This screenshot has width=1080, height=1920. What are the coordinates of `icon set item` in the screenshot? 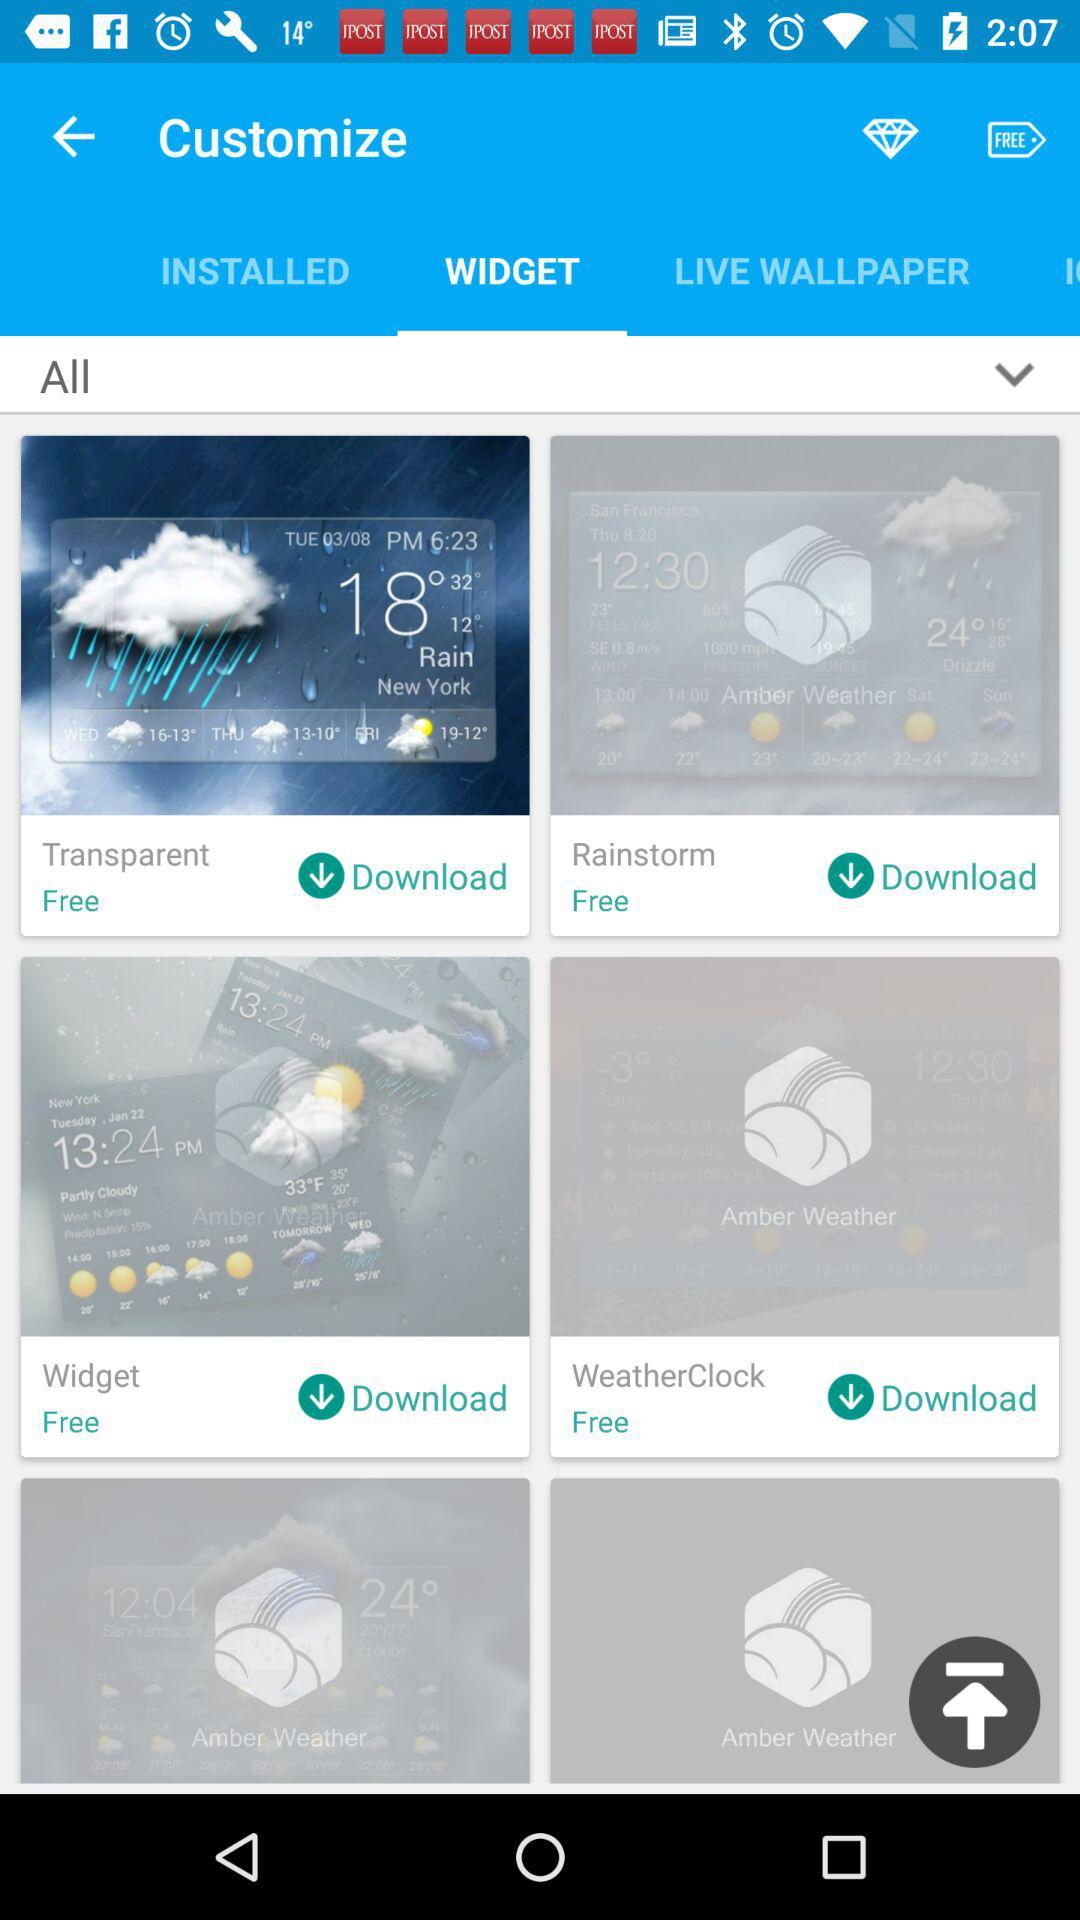 It's located at (1047, 269).